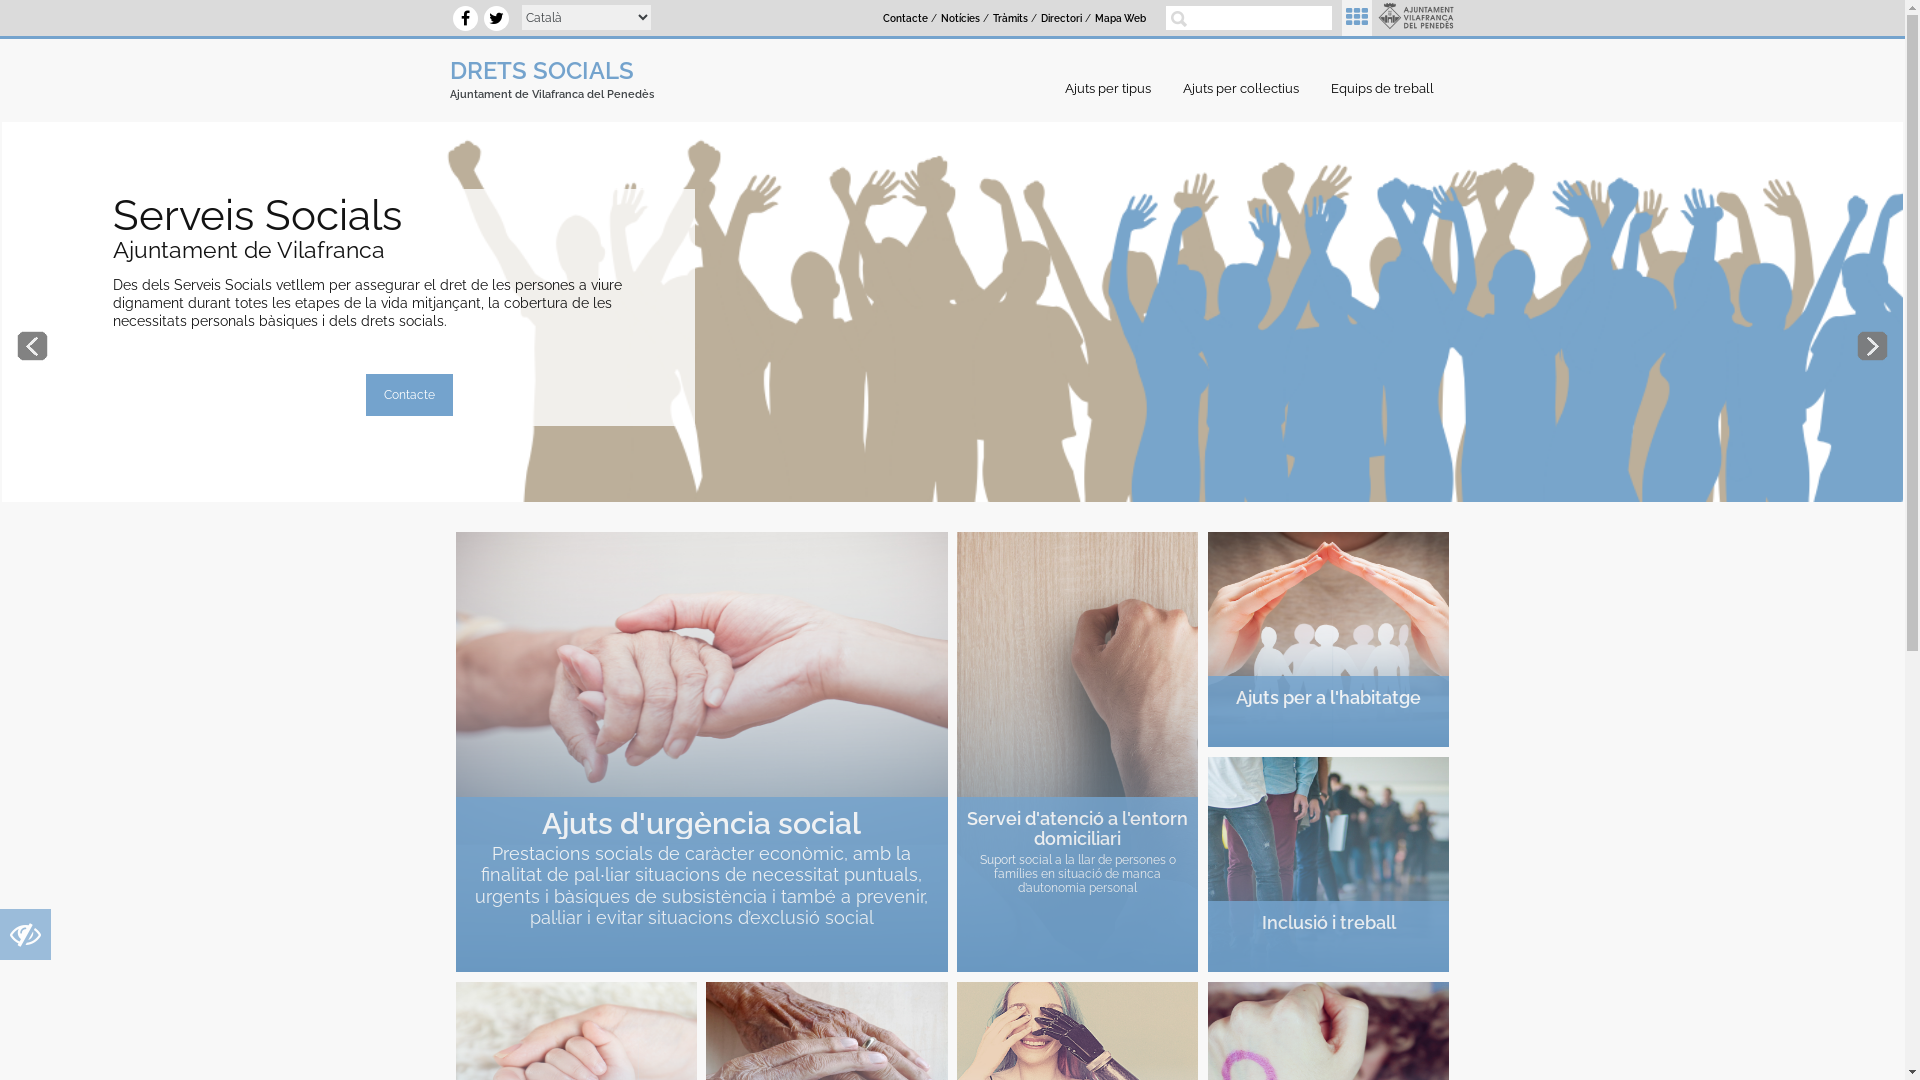 The image size is (1920, 1080). What do you see at coordinates (1112, 87) in the screenshot?
I see `'Ajuts per tipus'` at bounding box center [1112, 87].